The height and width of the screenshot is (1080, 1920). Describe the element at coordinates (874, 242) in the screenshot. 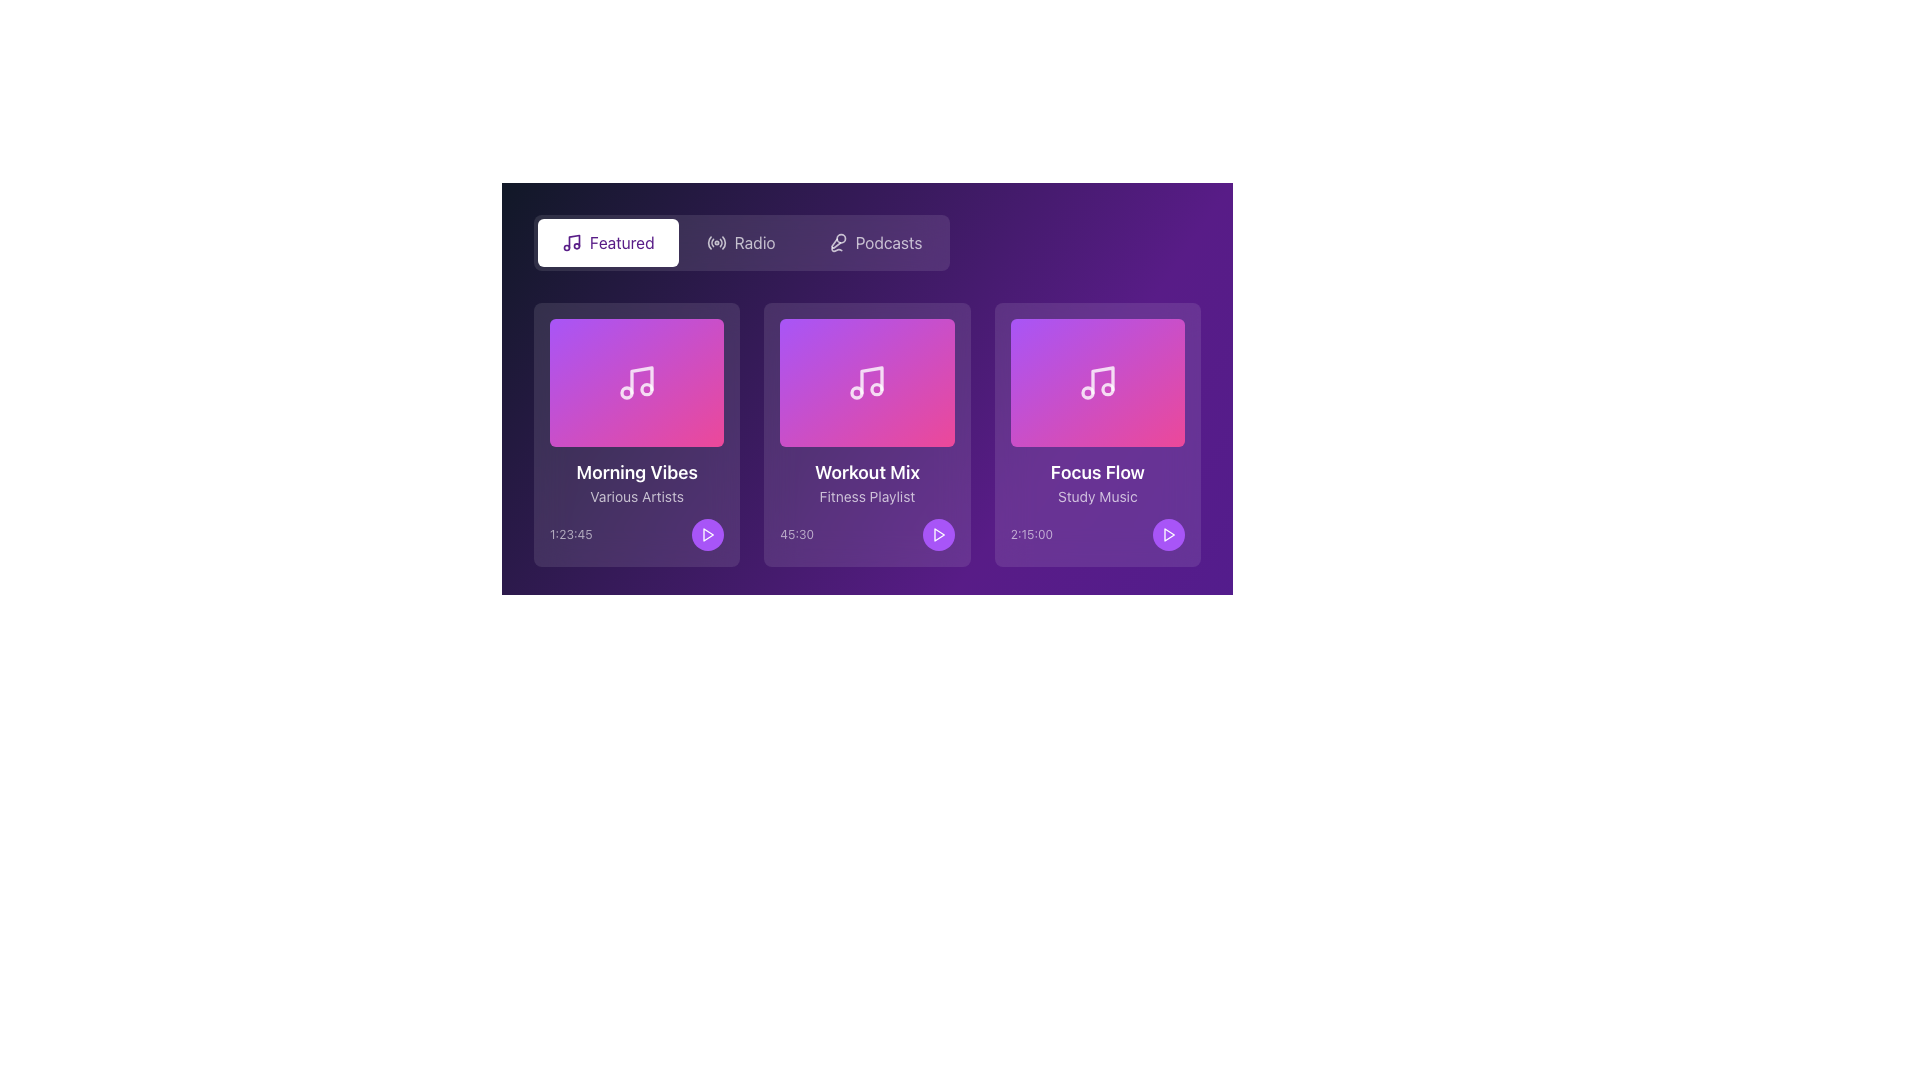

I see `the navigation button labeled 'Podcasts', which features white semi-transparent text and a microphone icon on a purple background` at that location.